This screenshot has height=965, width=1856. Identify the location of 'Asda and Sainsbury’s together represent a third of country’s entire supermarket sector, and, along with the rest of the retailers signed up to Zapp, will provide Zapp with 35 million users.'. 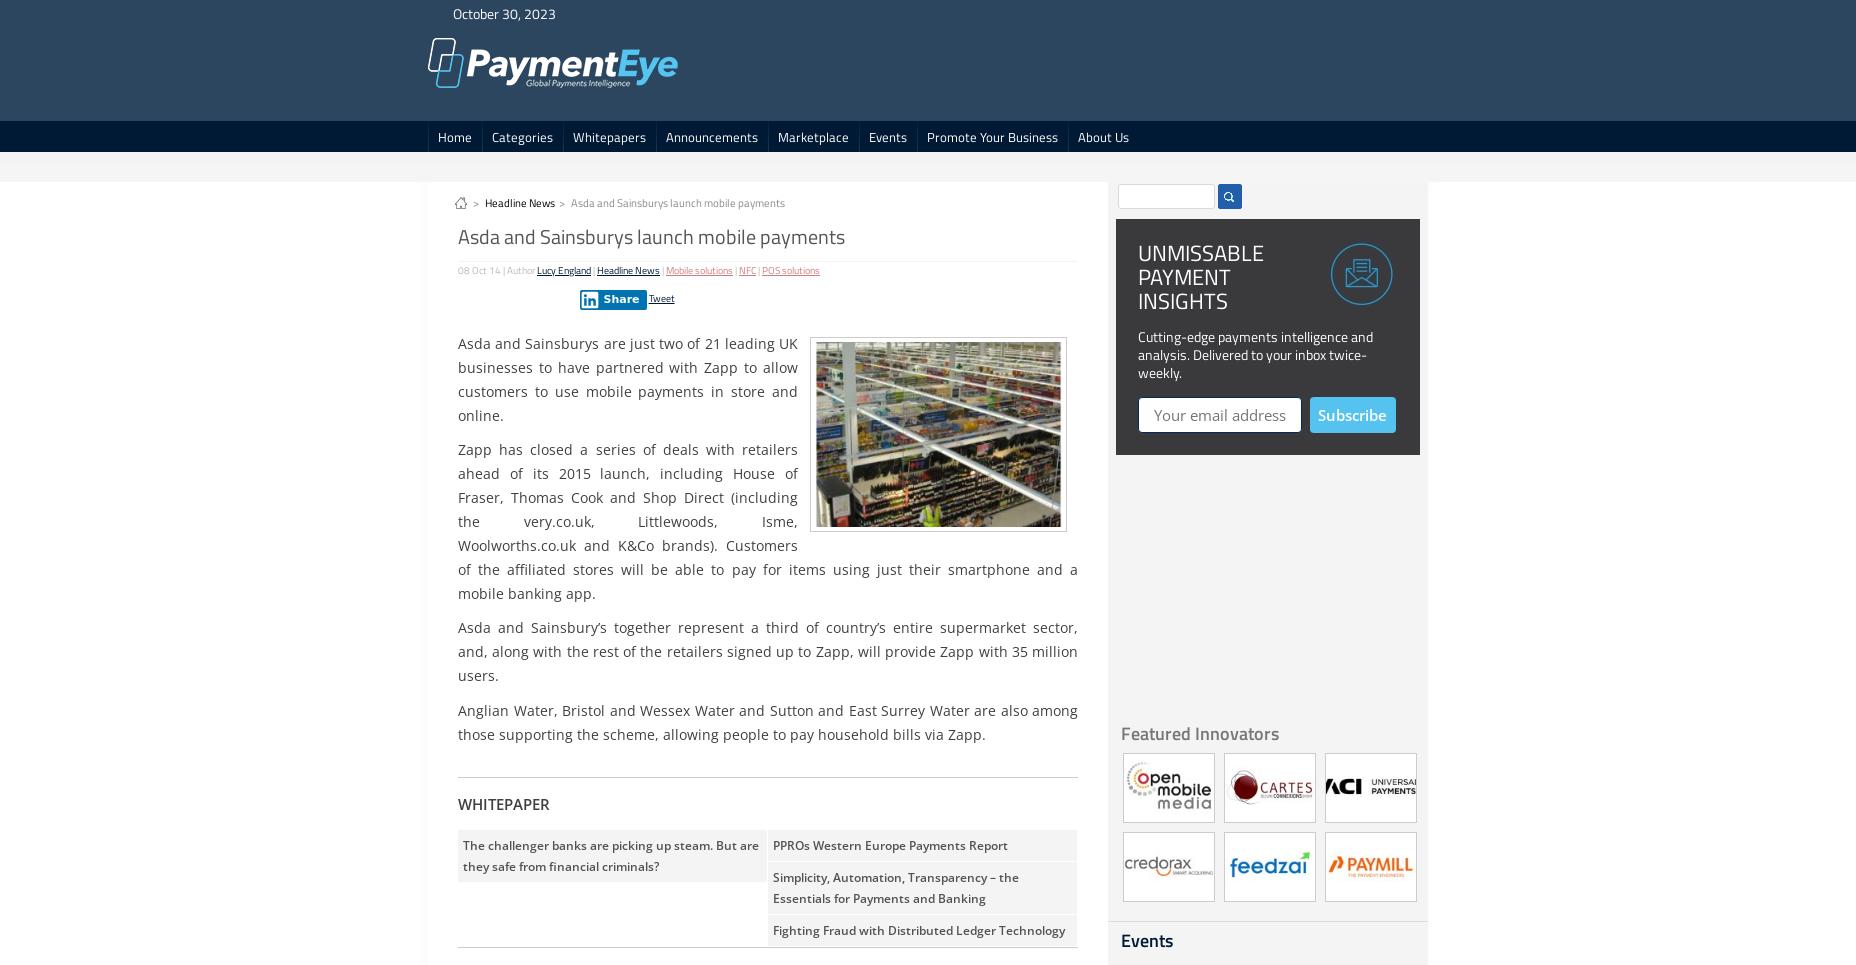
(767, 651).